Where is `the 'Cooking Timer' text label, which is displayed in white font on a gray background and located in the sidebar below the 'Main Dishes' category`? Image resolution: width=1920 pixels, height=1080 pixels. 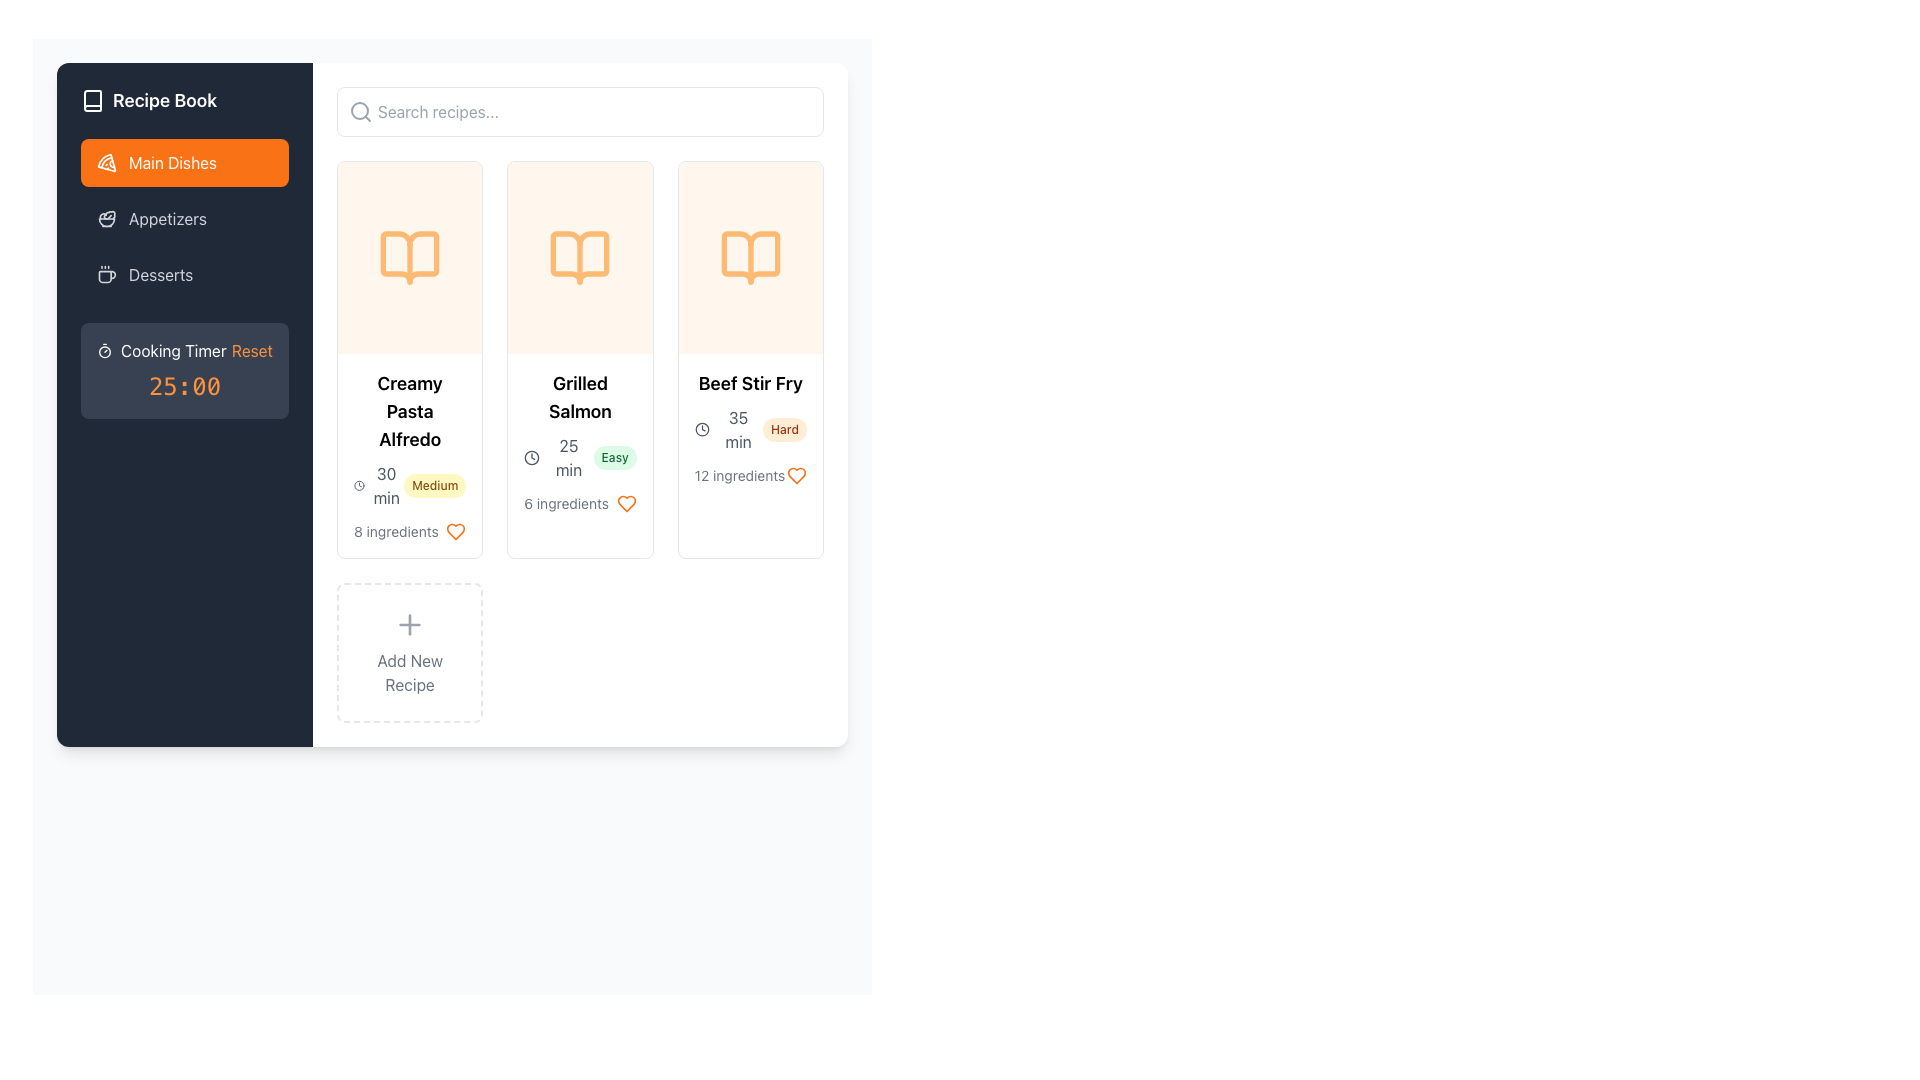 the 'Cooking Timer' text label, which is displayed in white font on a gray background and located in the sidebar below the 'Main Dishes' category is located at coordinates (173, 350).